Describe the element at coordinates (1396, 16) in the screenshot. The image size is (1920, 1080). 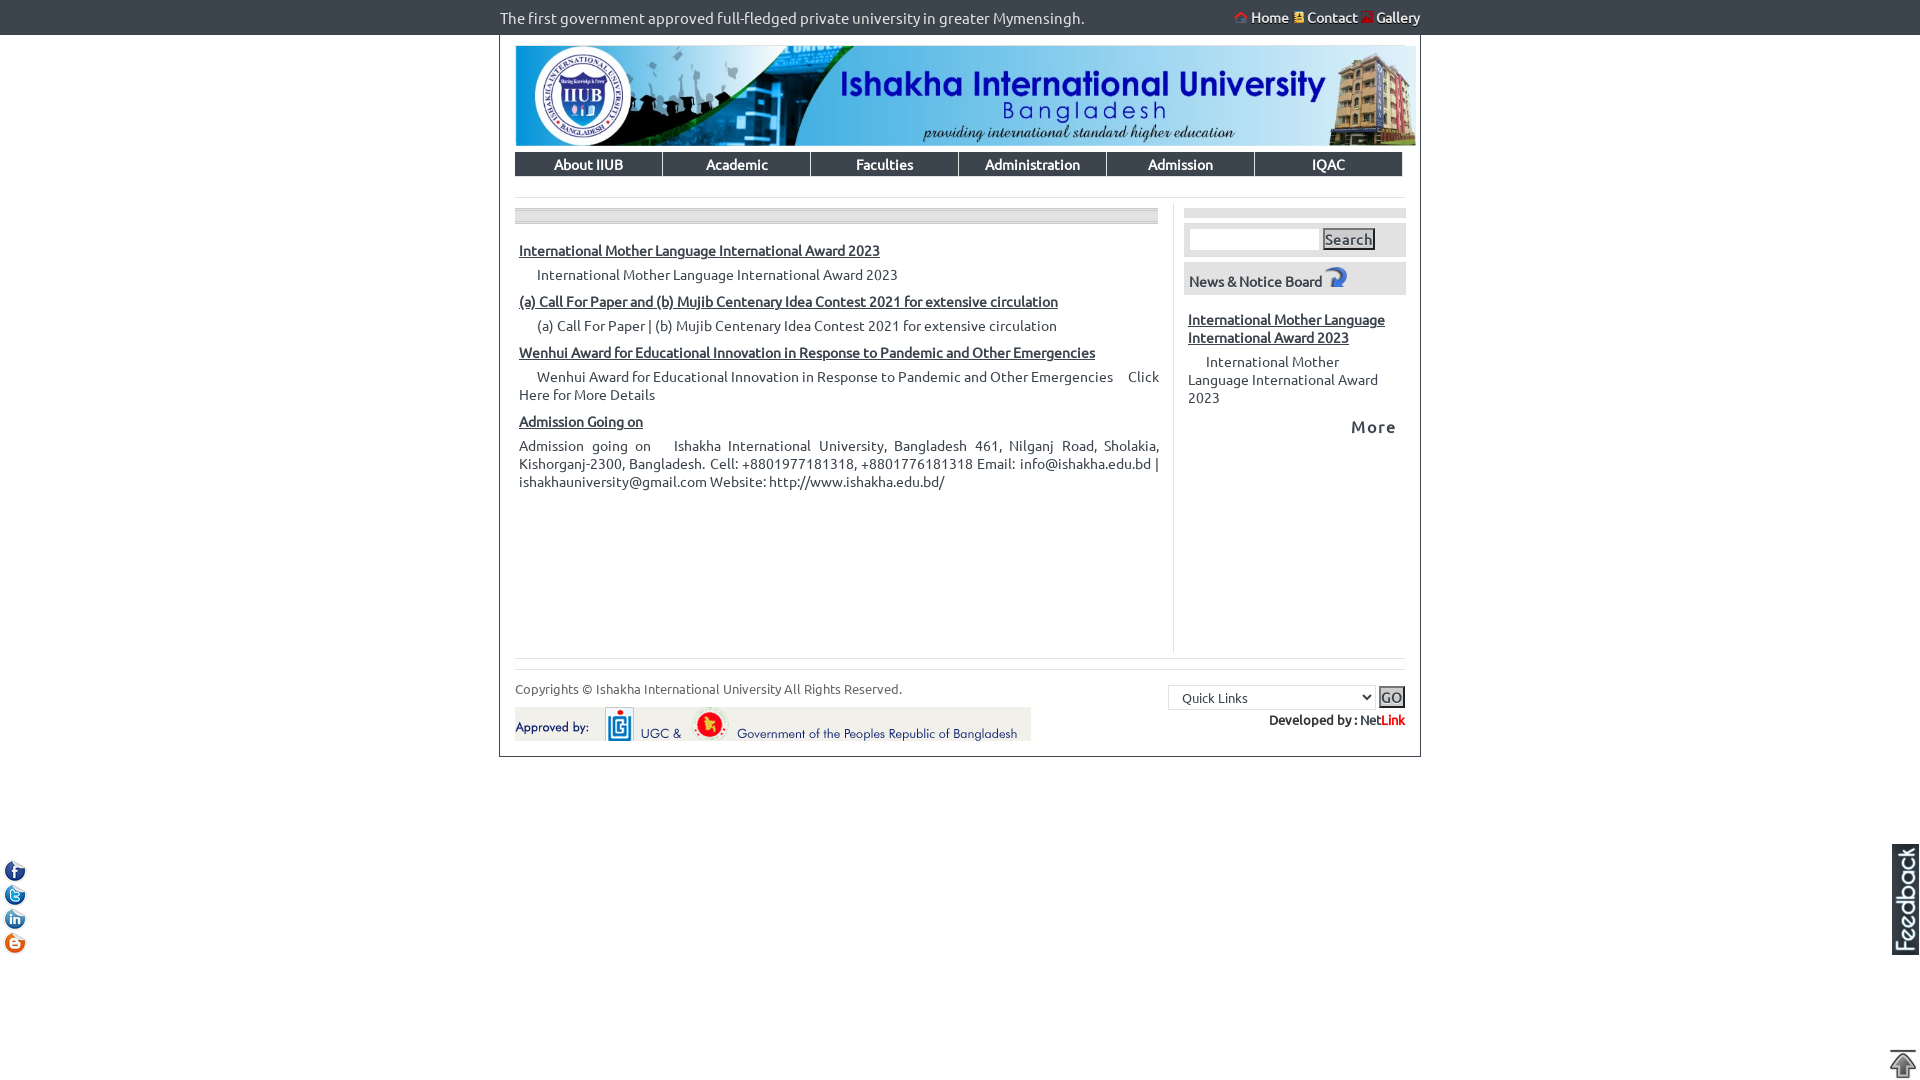
I see `'Gallery'` at that location.